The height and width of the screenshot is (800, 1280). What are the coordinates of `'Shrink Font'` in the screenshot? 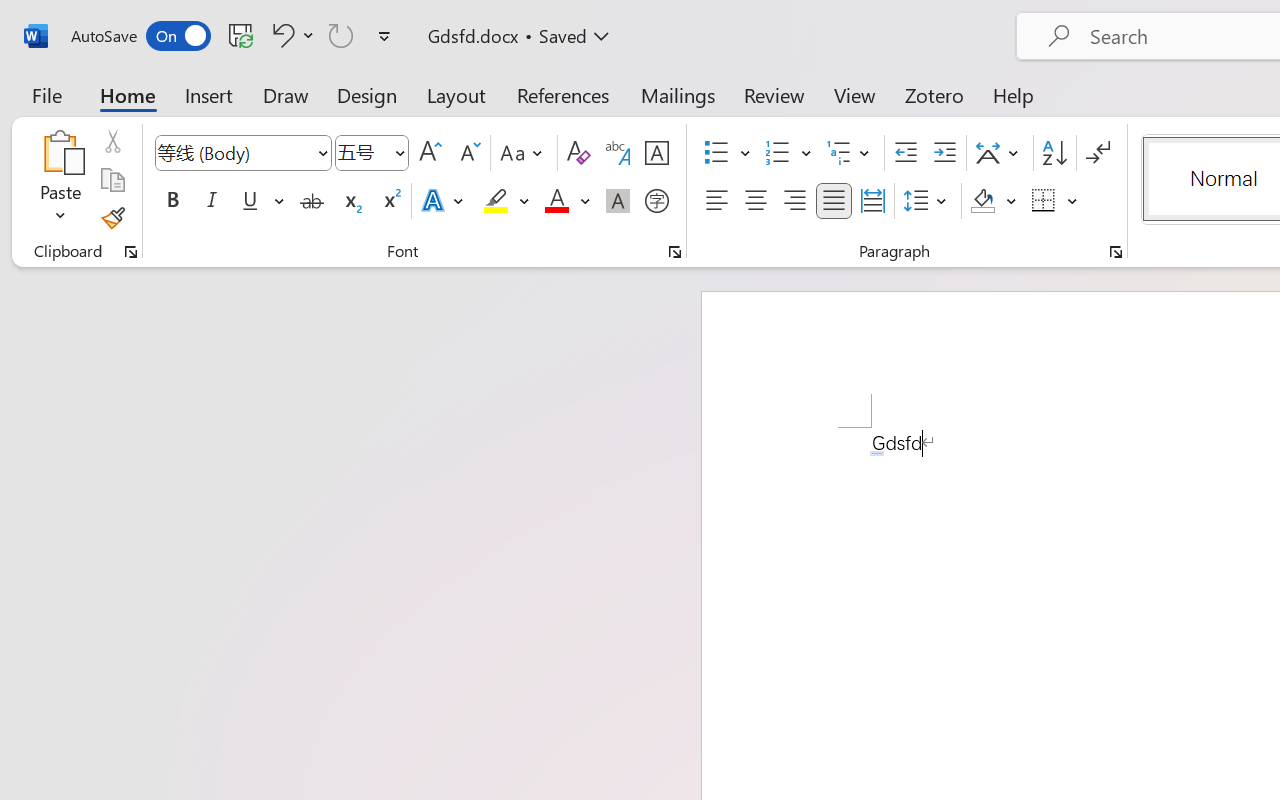 It's located at (467, 153).